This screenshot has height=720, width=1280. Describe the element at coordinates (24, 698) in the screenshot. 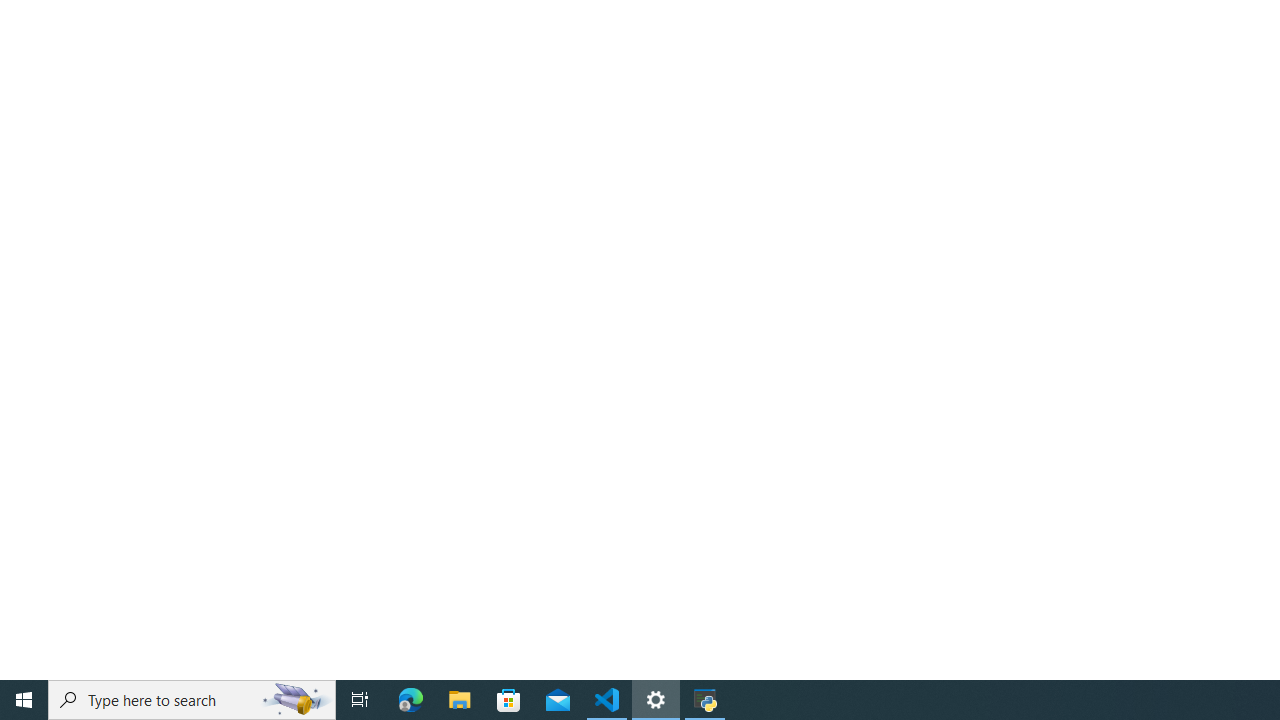

I see `'Start'` at that location.